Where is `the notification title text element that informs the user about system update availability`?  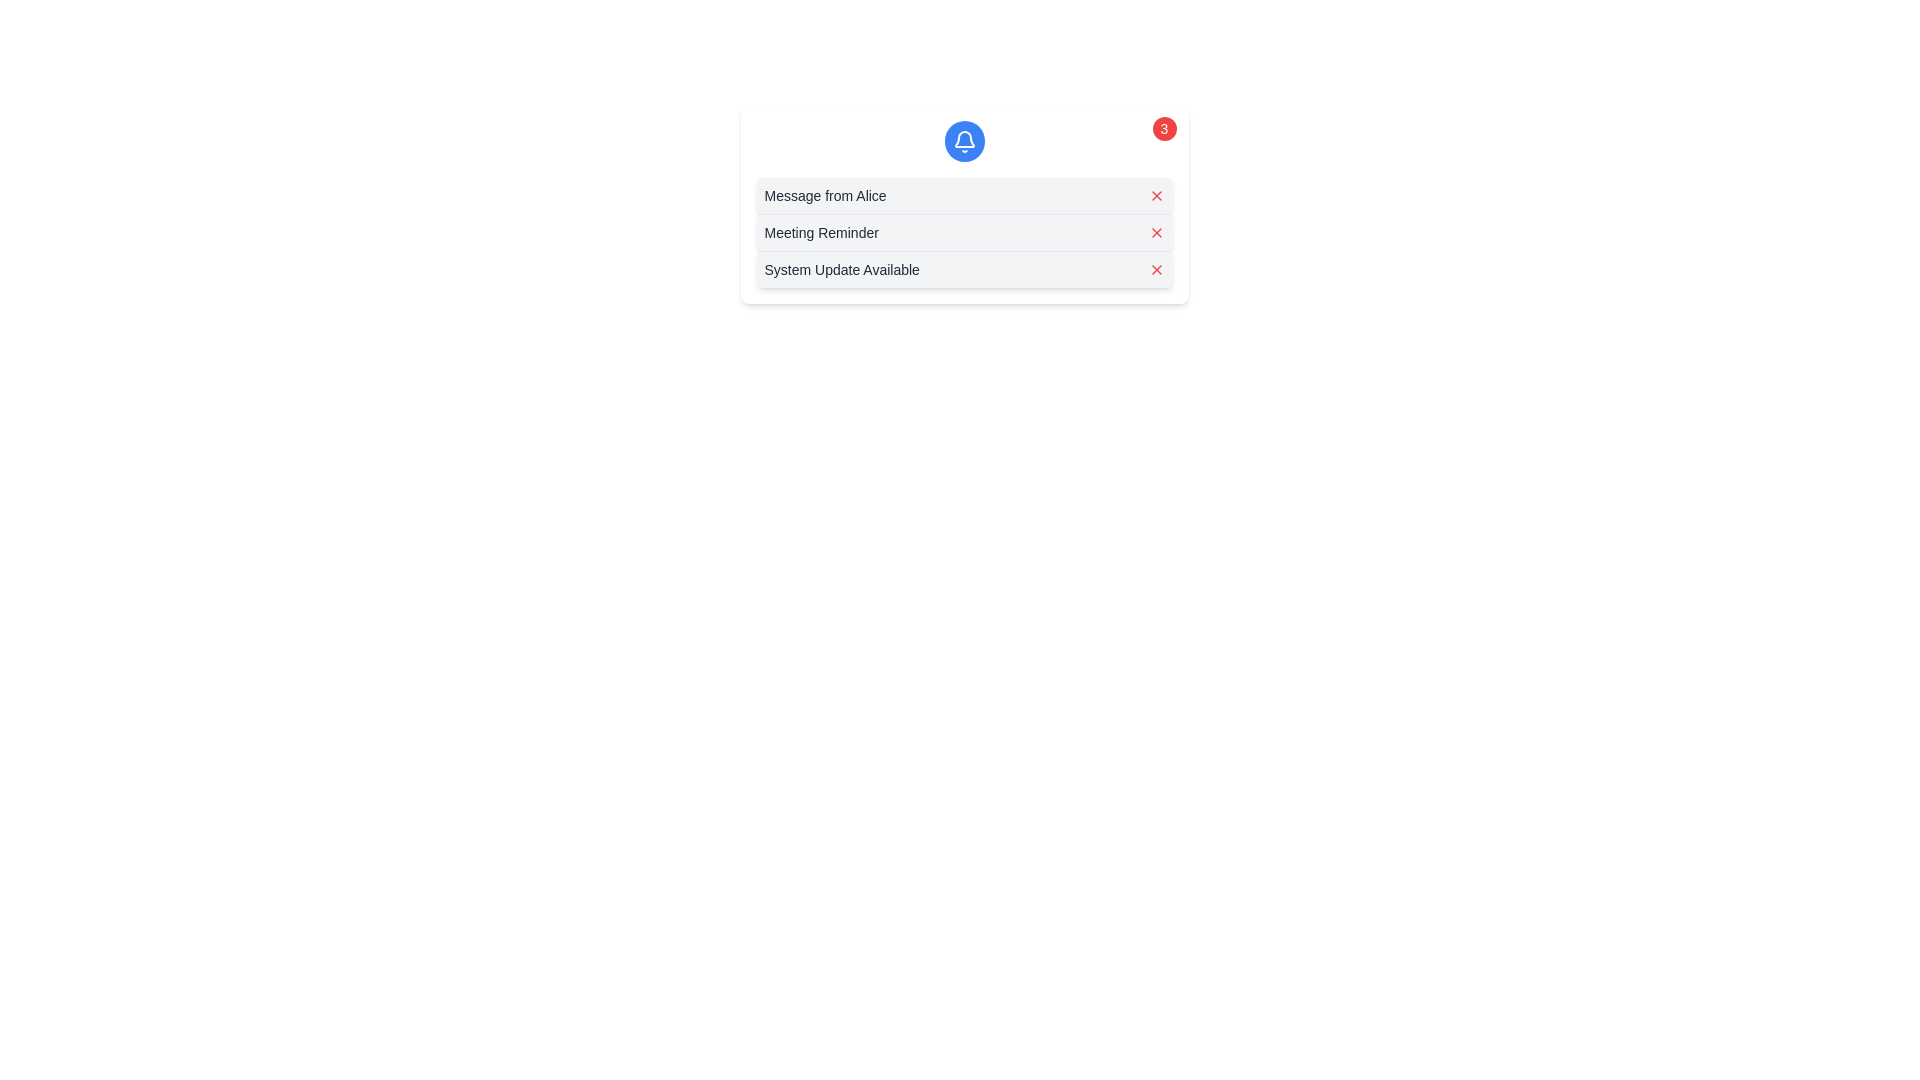
the notification title text element that informs the user about system update availability is located at coordinates (842, 268).